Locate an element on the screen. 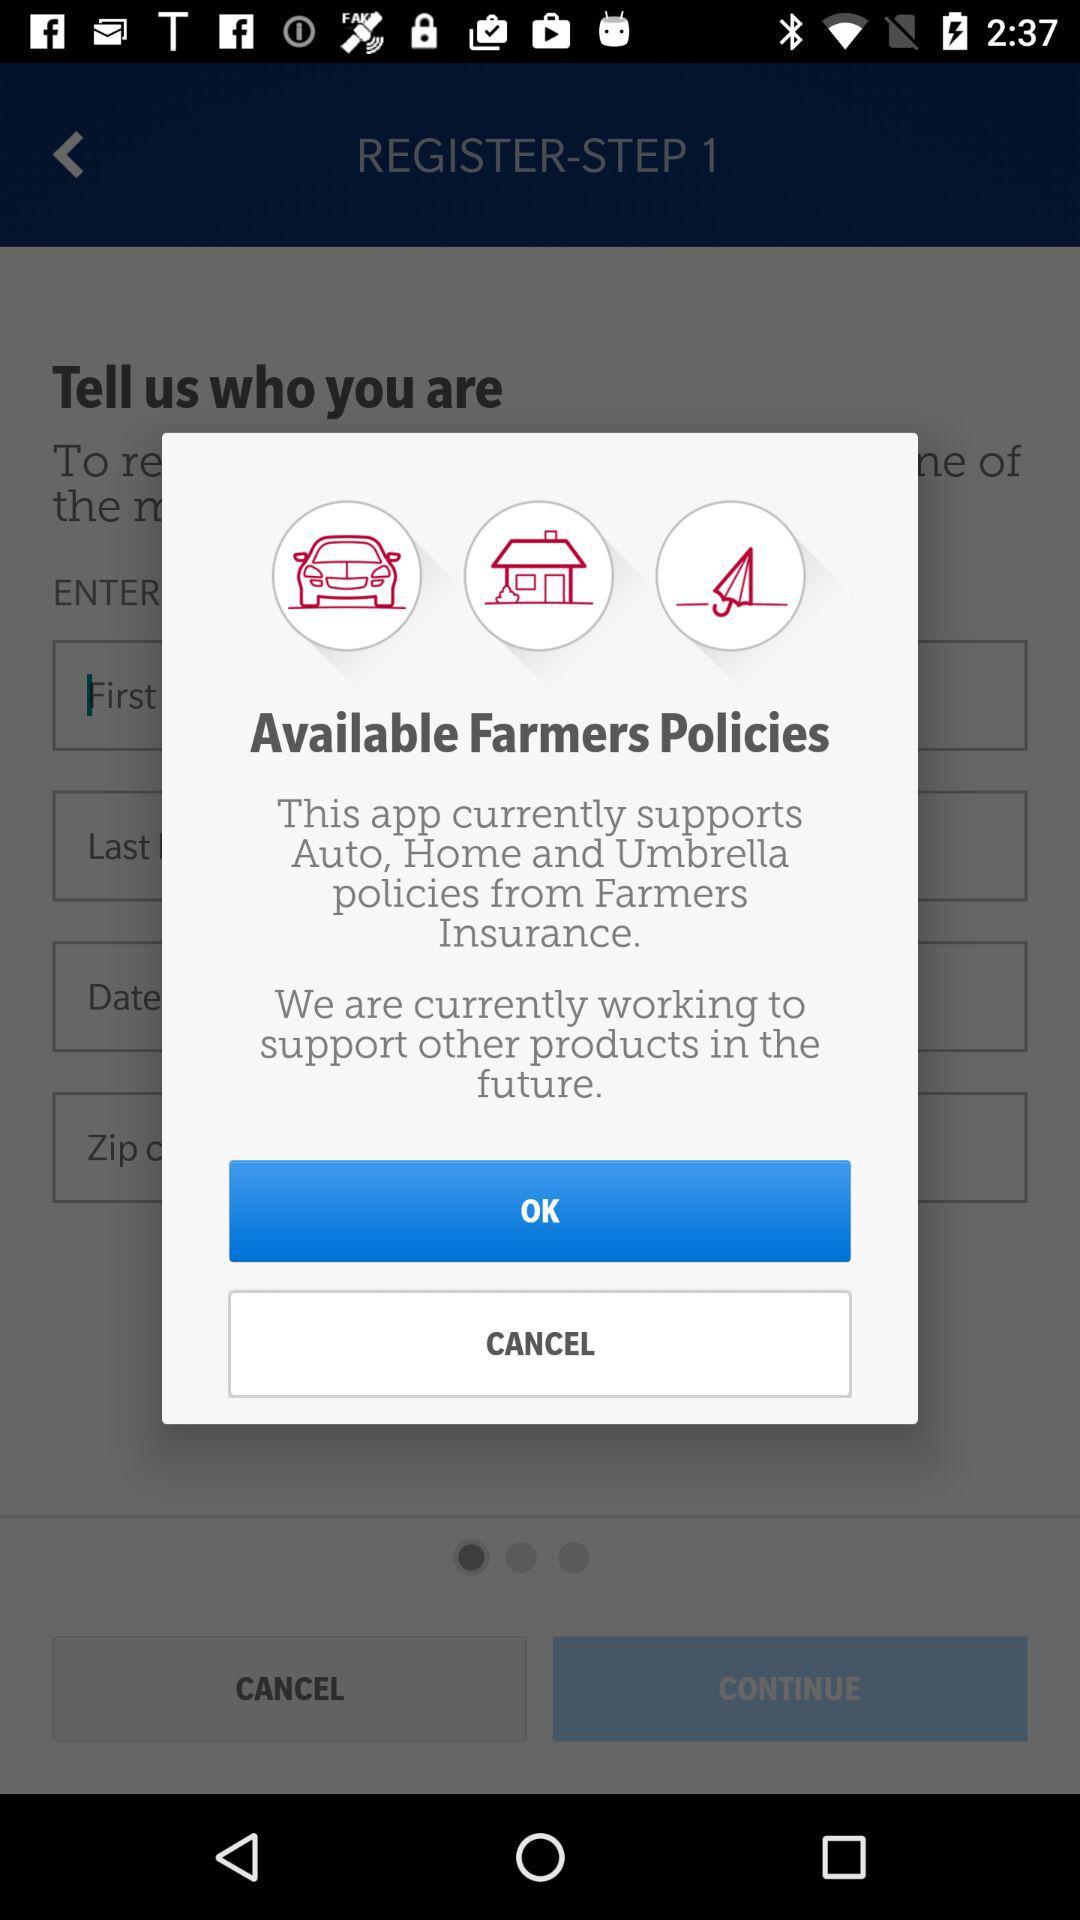  cancel at the bottom is located at coordinates (540, 1344).